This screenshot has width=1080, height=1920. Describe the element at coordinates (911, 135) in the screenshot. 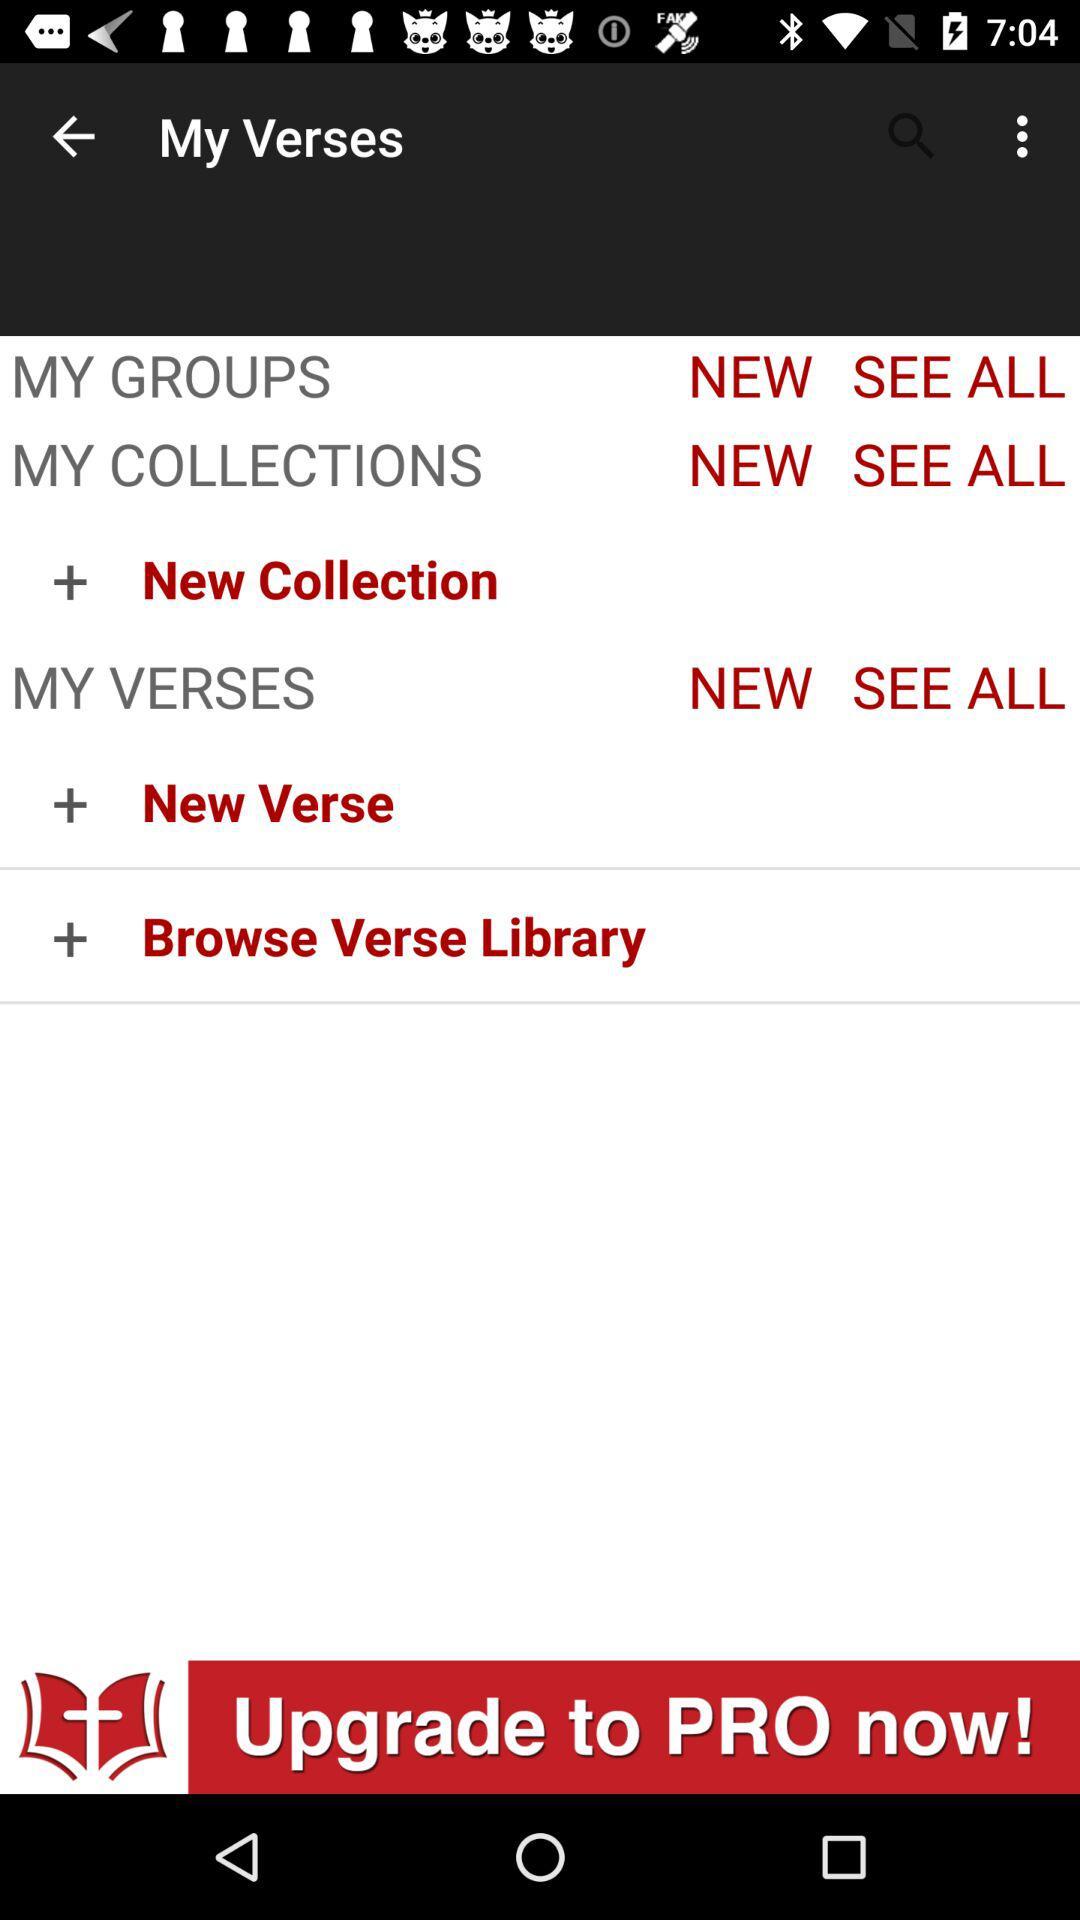

I see `item to the right of my verses item` at that location.